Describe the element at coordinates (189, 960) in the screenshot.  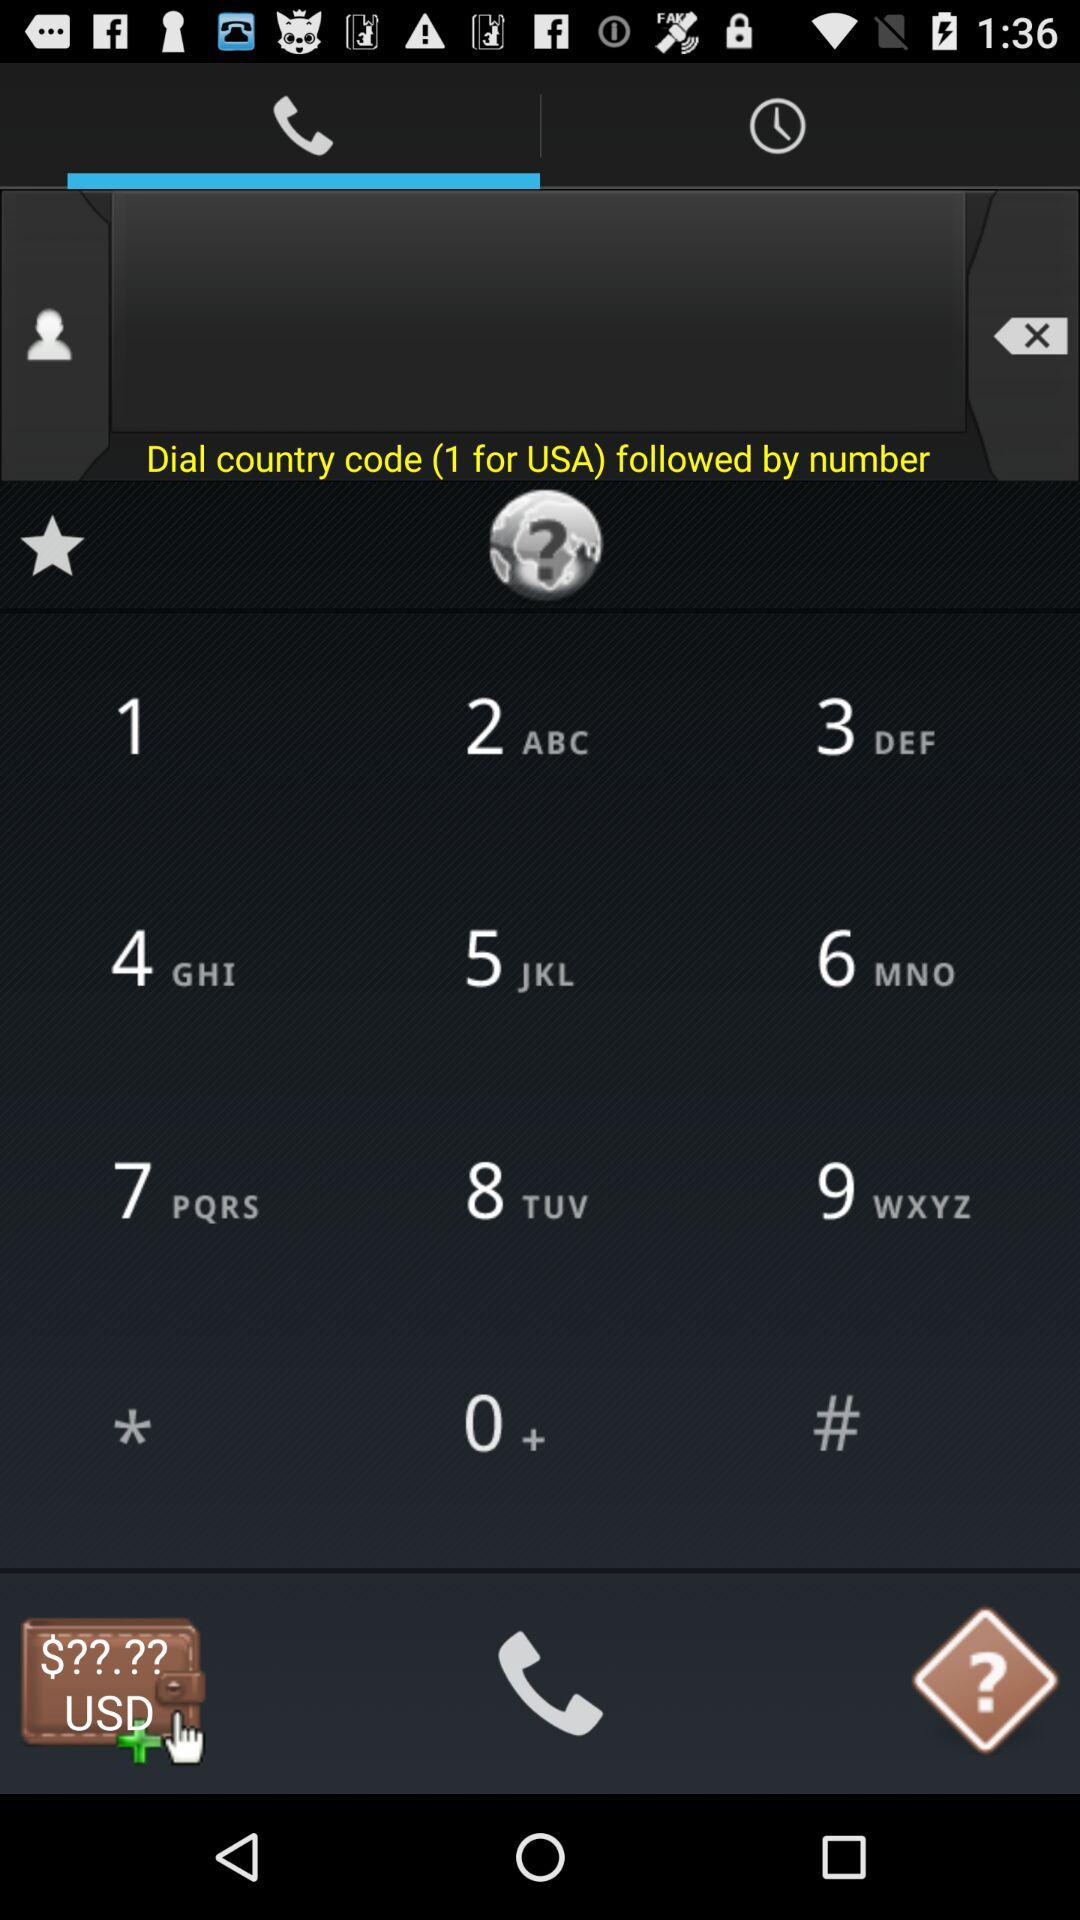
I see `the button which on left to 5jkl` at that location.